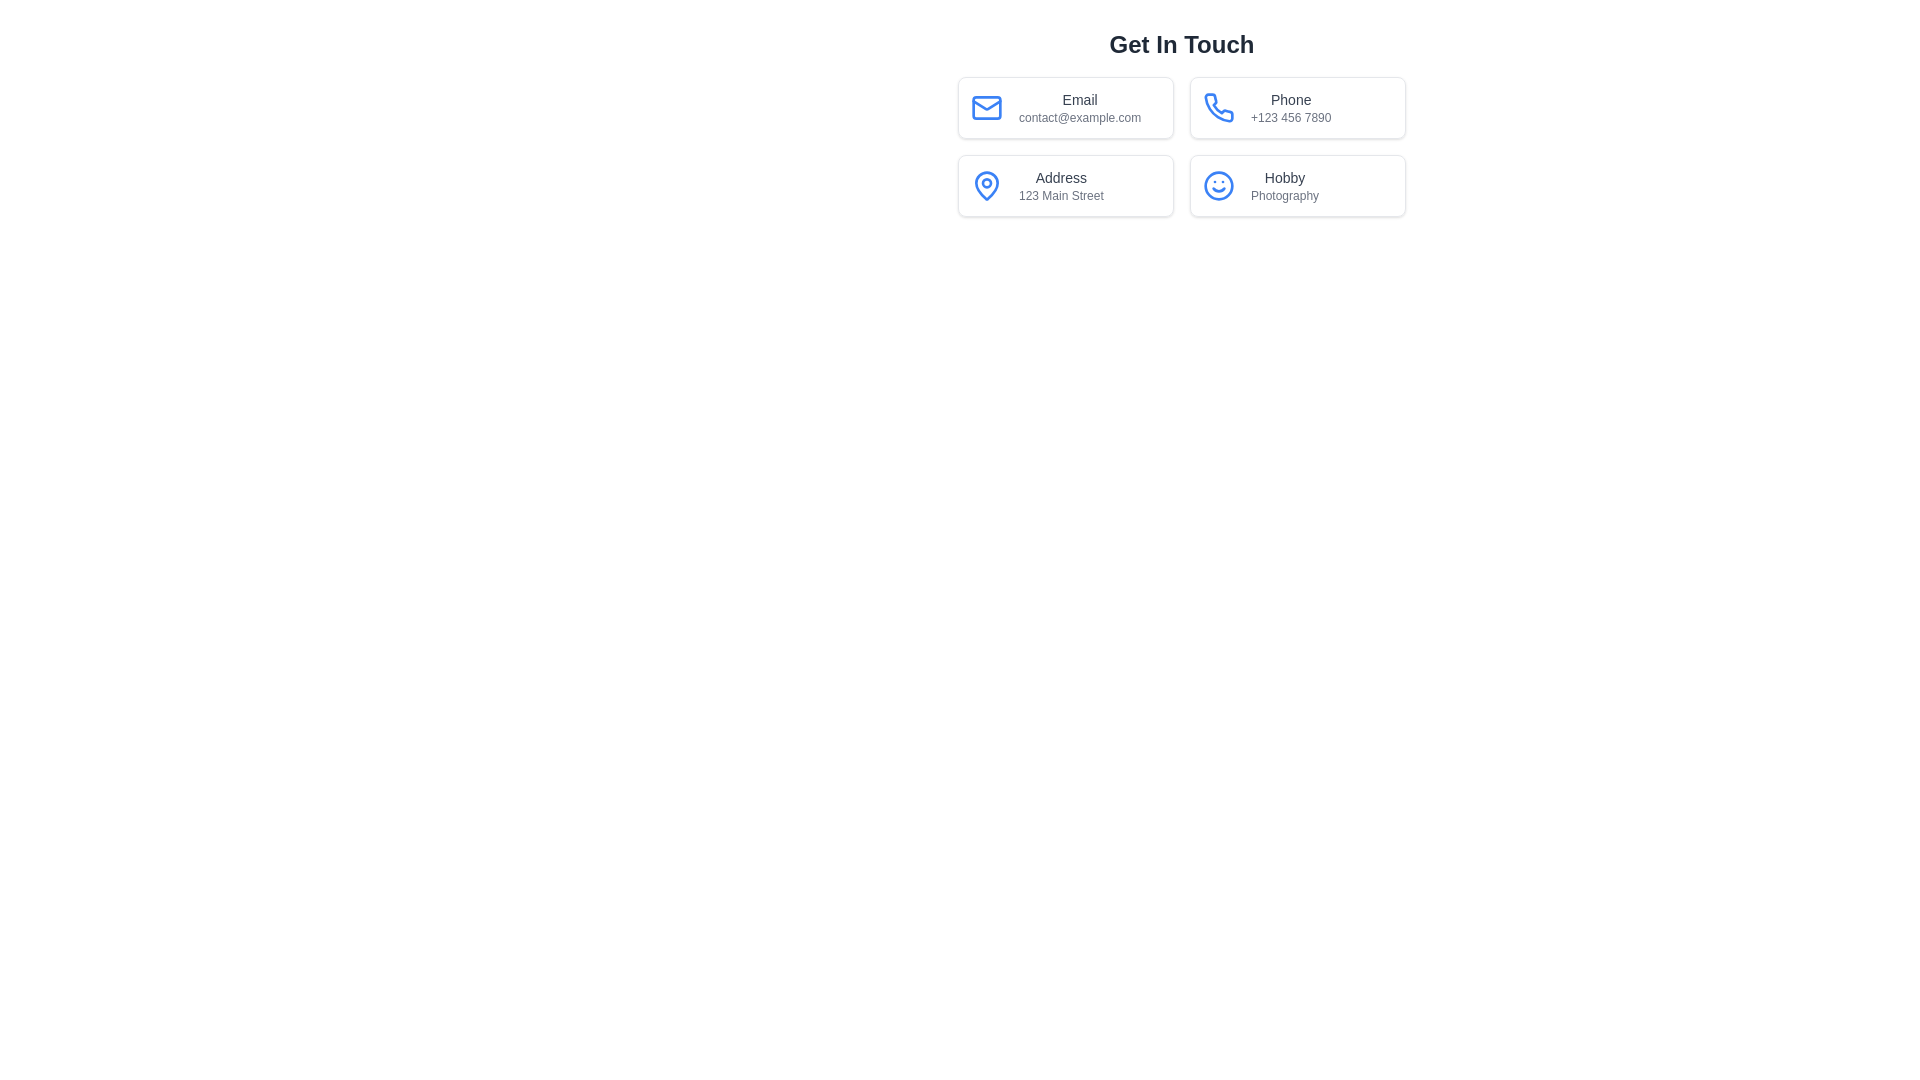  What do you see at coordinates (1218, 108) in the screenshot?
I see `the blue phone icon located under the 'Get In Touch' heading, positioned in the second box of the grid layout` at bounding box center [1218, 108].